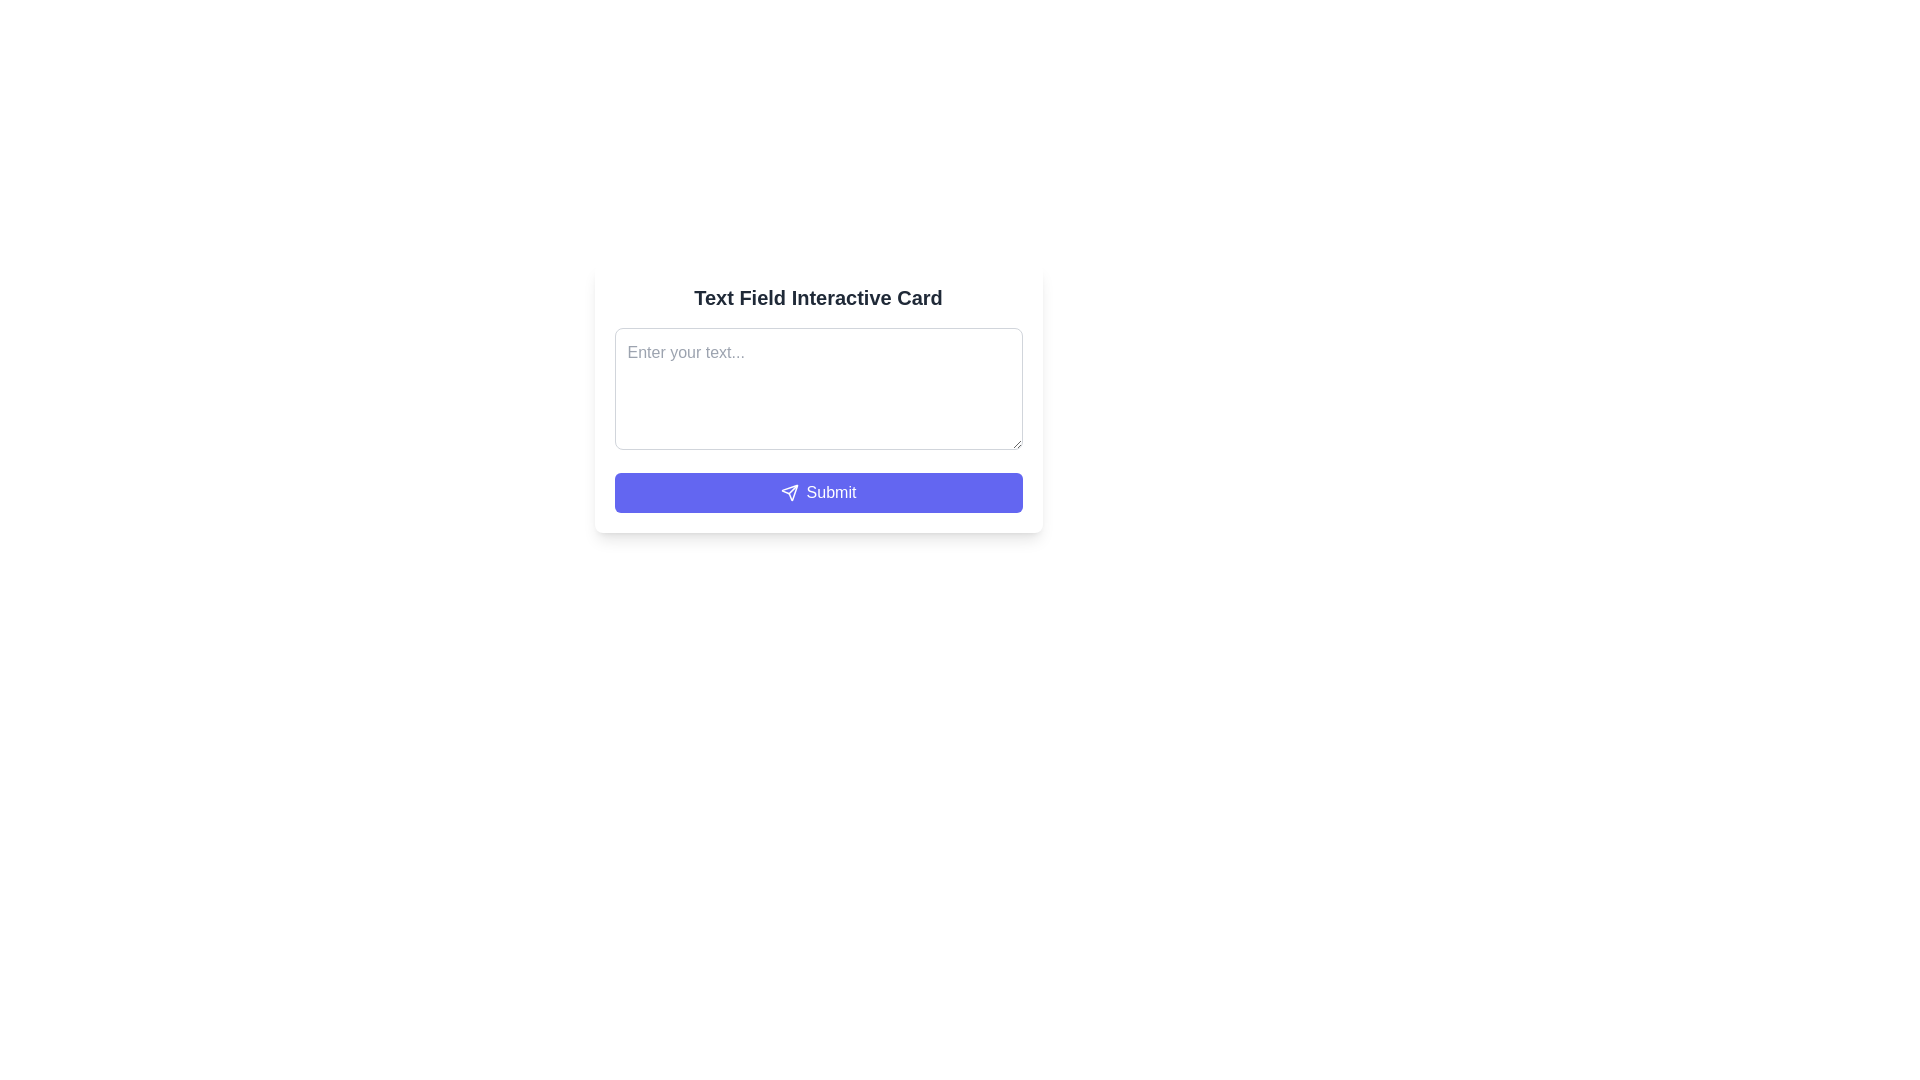  I want to click on the rectangular 'Submit' button with a purple background and white text, so click(818, 493).